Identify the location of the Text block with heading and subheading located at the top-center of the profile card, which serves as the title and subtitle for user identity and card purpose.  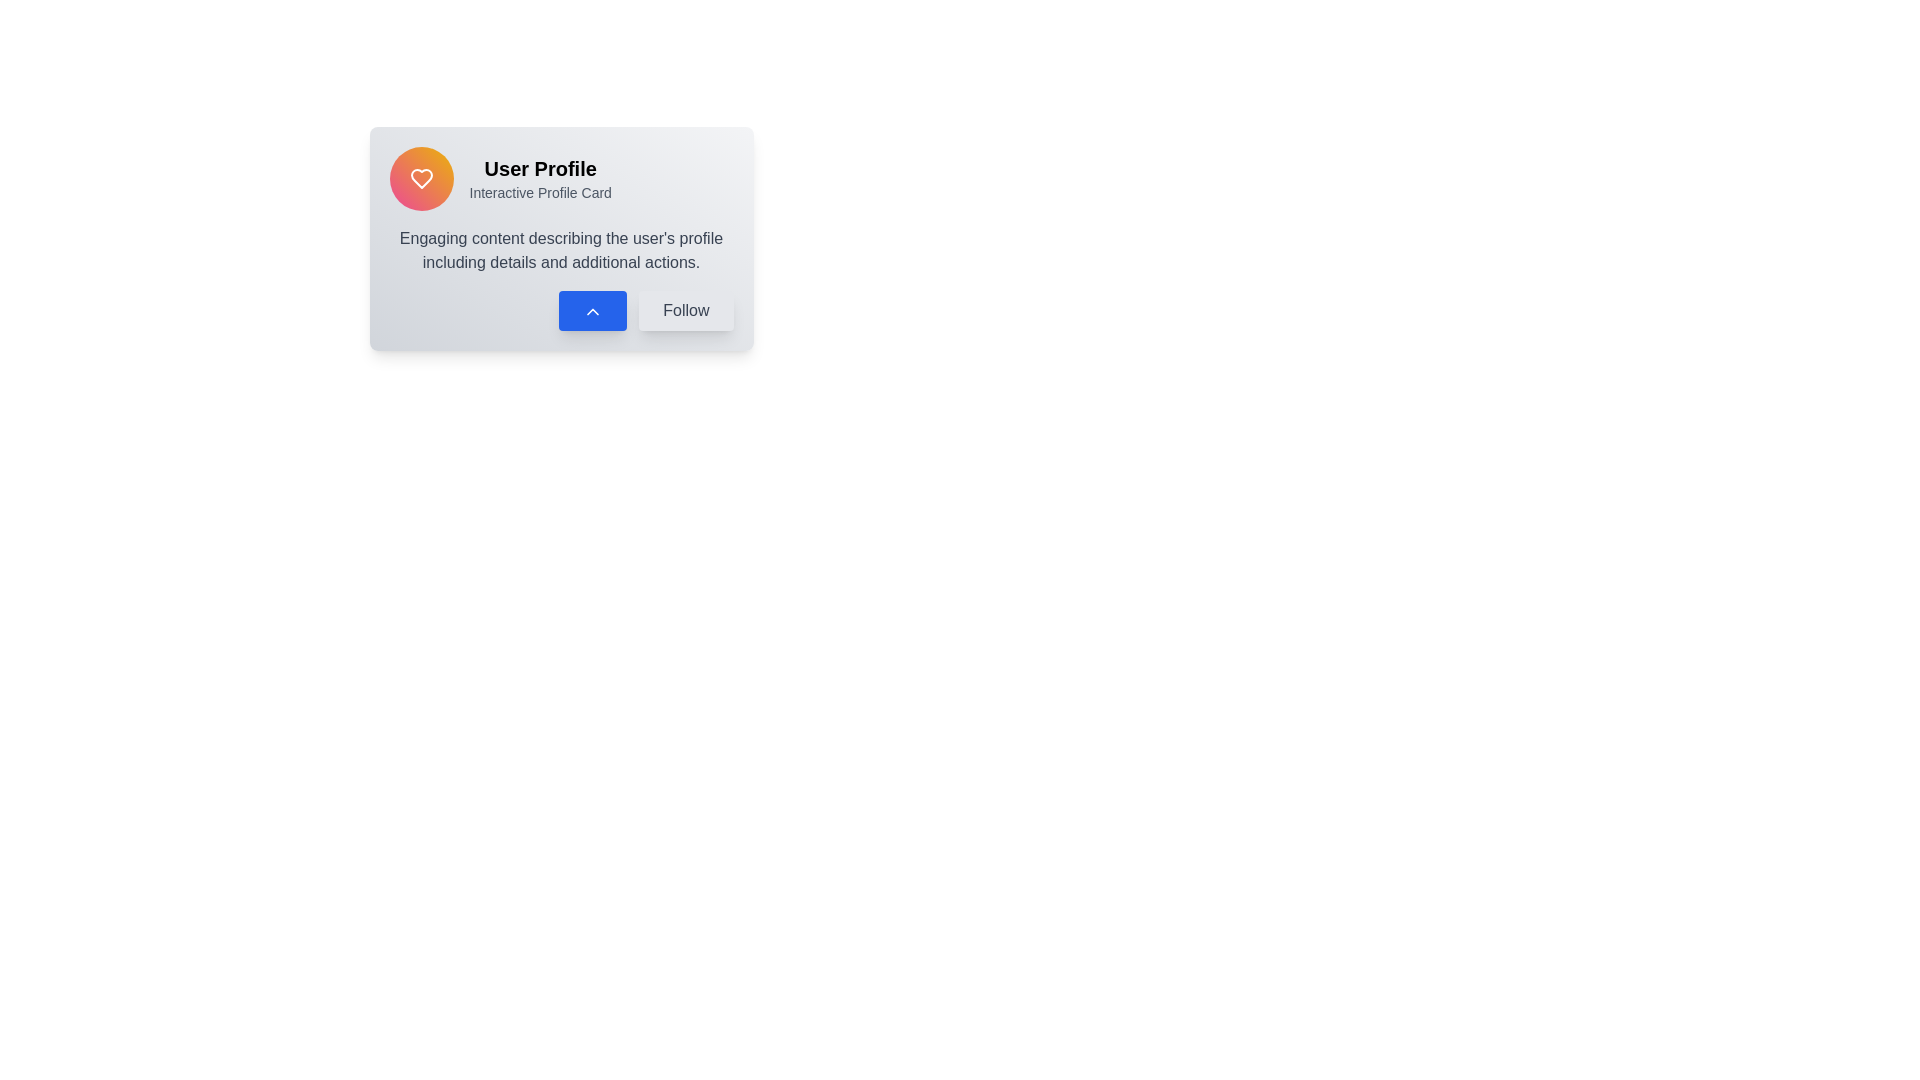
(540, 177).